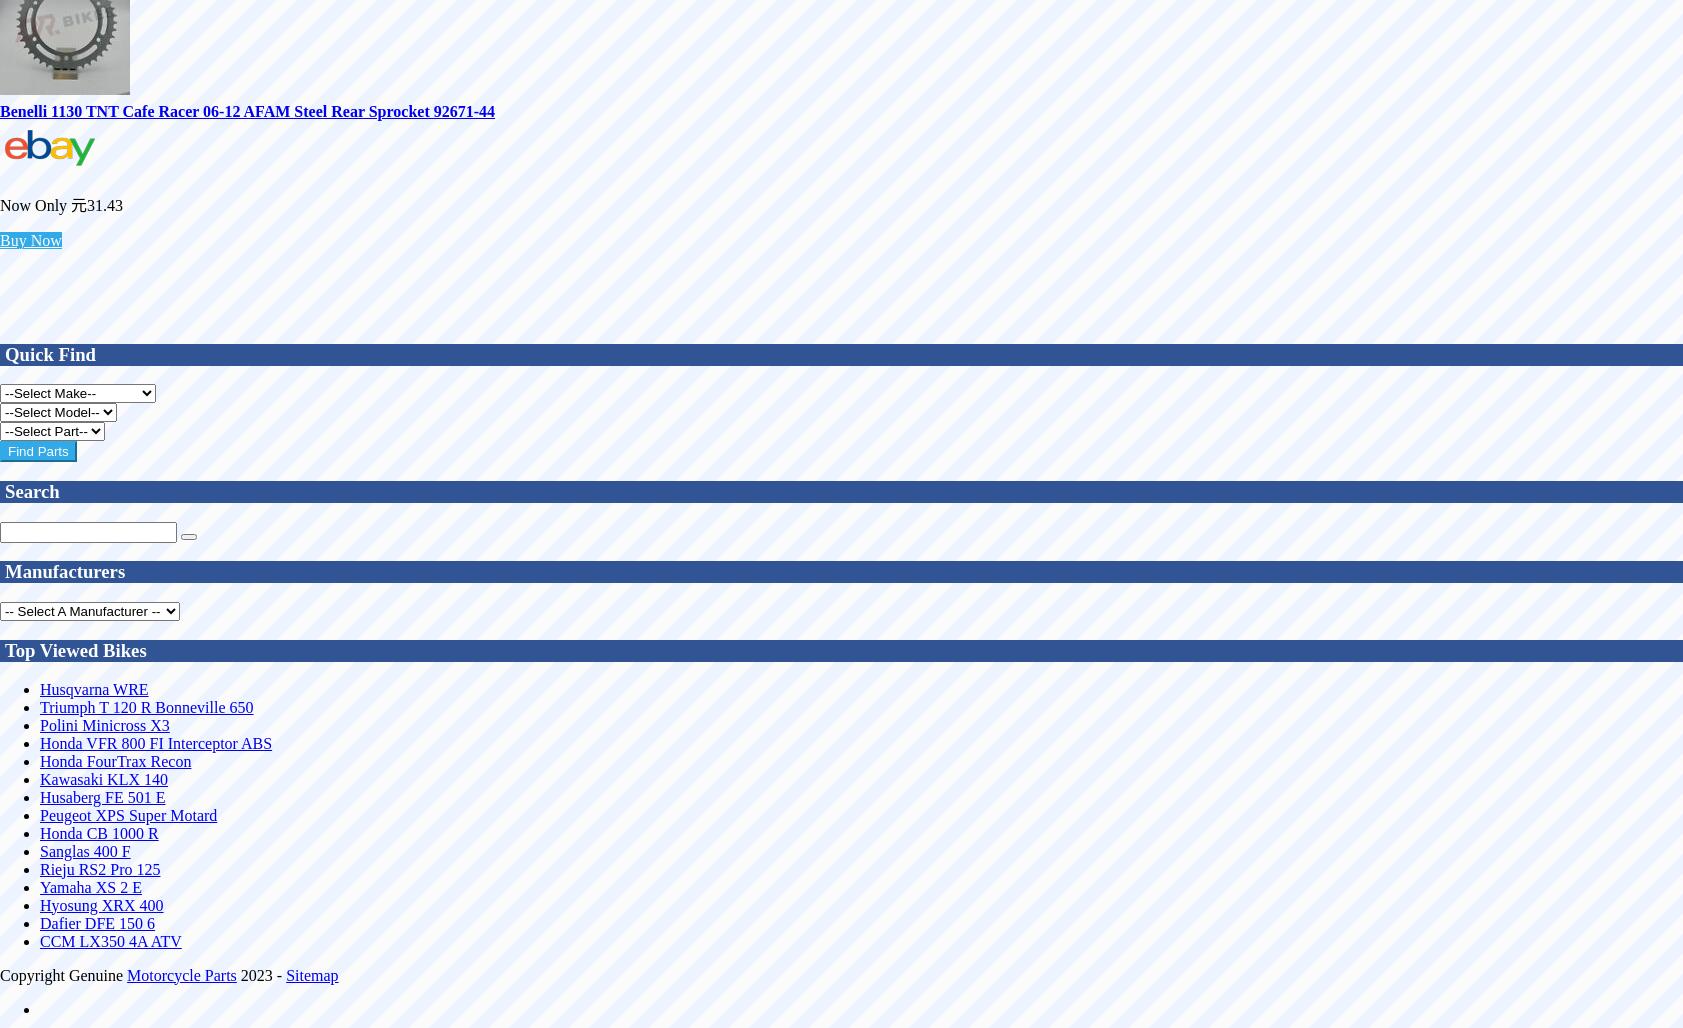 The width and height of the screenshot is (1683, 1028). Describe the element at coordinates (96, 922) in the screenshot. I see `'Dafier DFE 150 6'` at that location.